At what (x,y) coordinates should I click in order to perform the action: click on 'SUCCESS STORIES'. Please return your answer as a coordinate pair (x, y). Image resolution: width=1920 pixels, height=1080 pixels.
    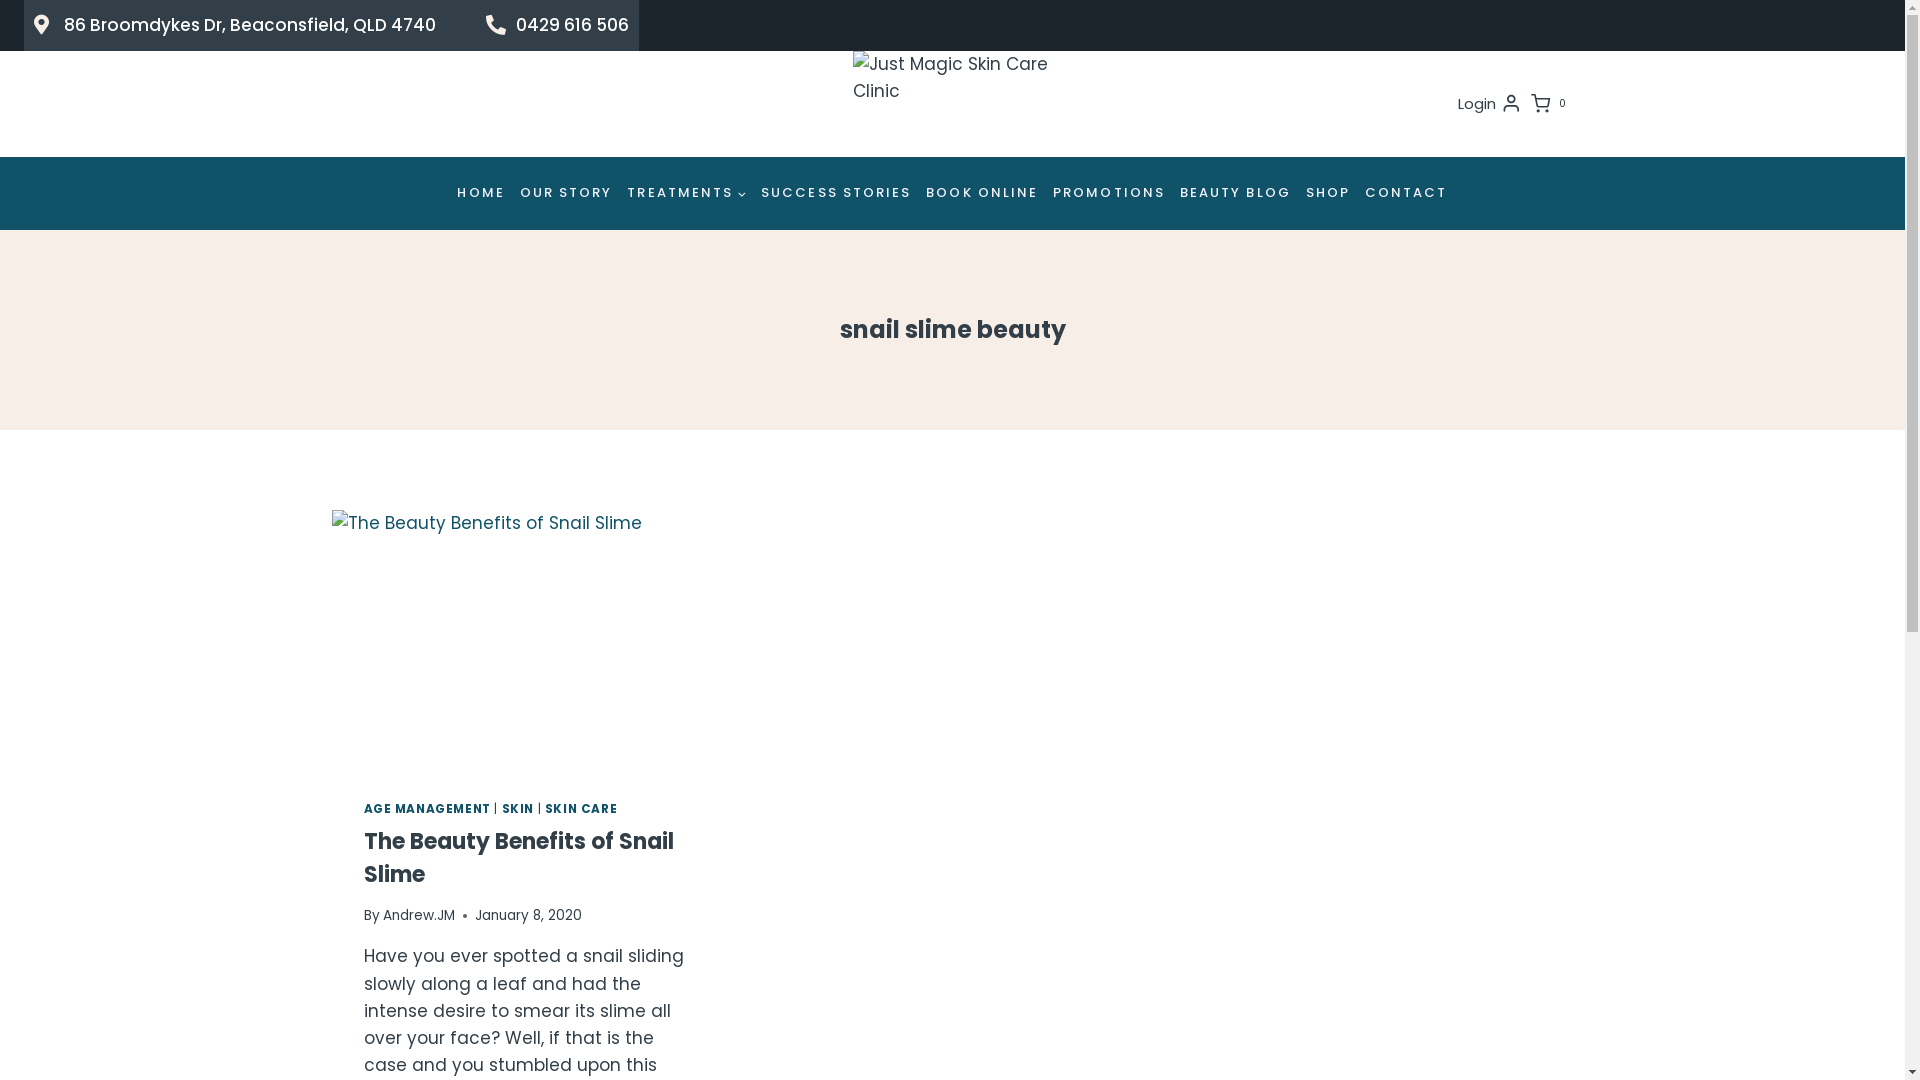
    Looking at the image, I should click on (836, 193).